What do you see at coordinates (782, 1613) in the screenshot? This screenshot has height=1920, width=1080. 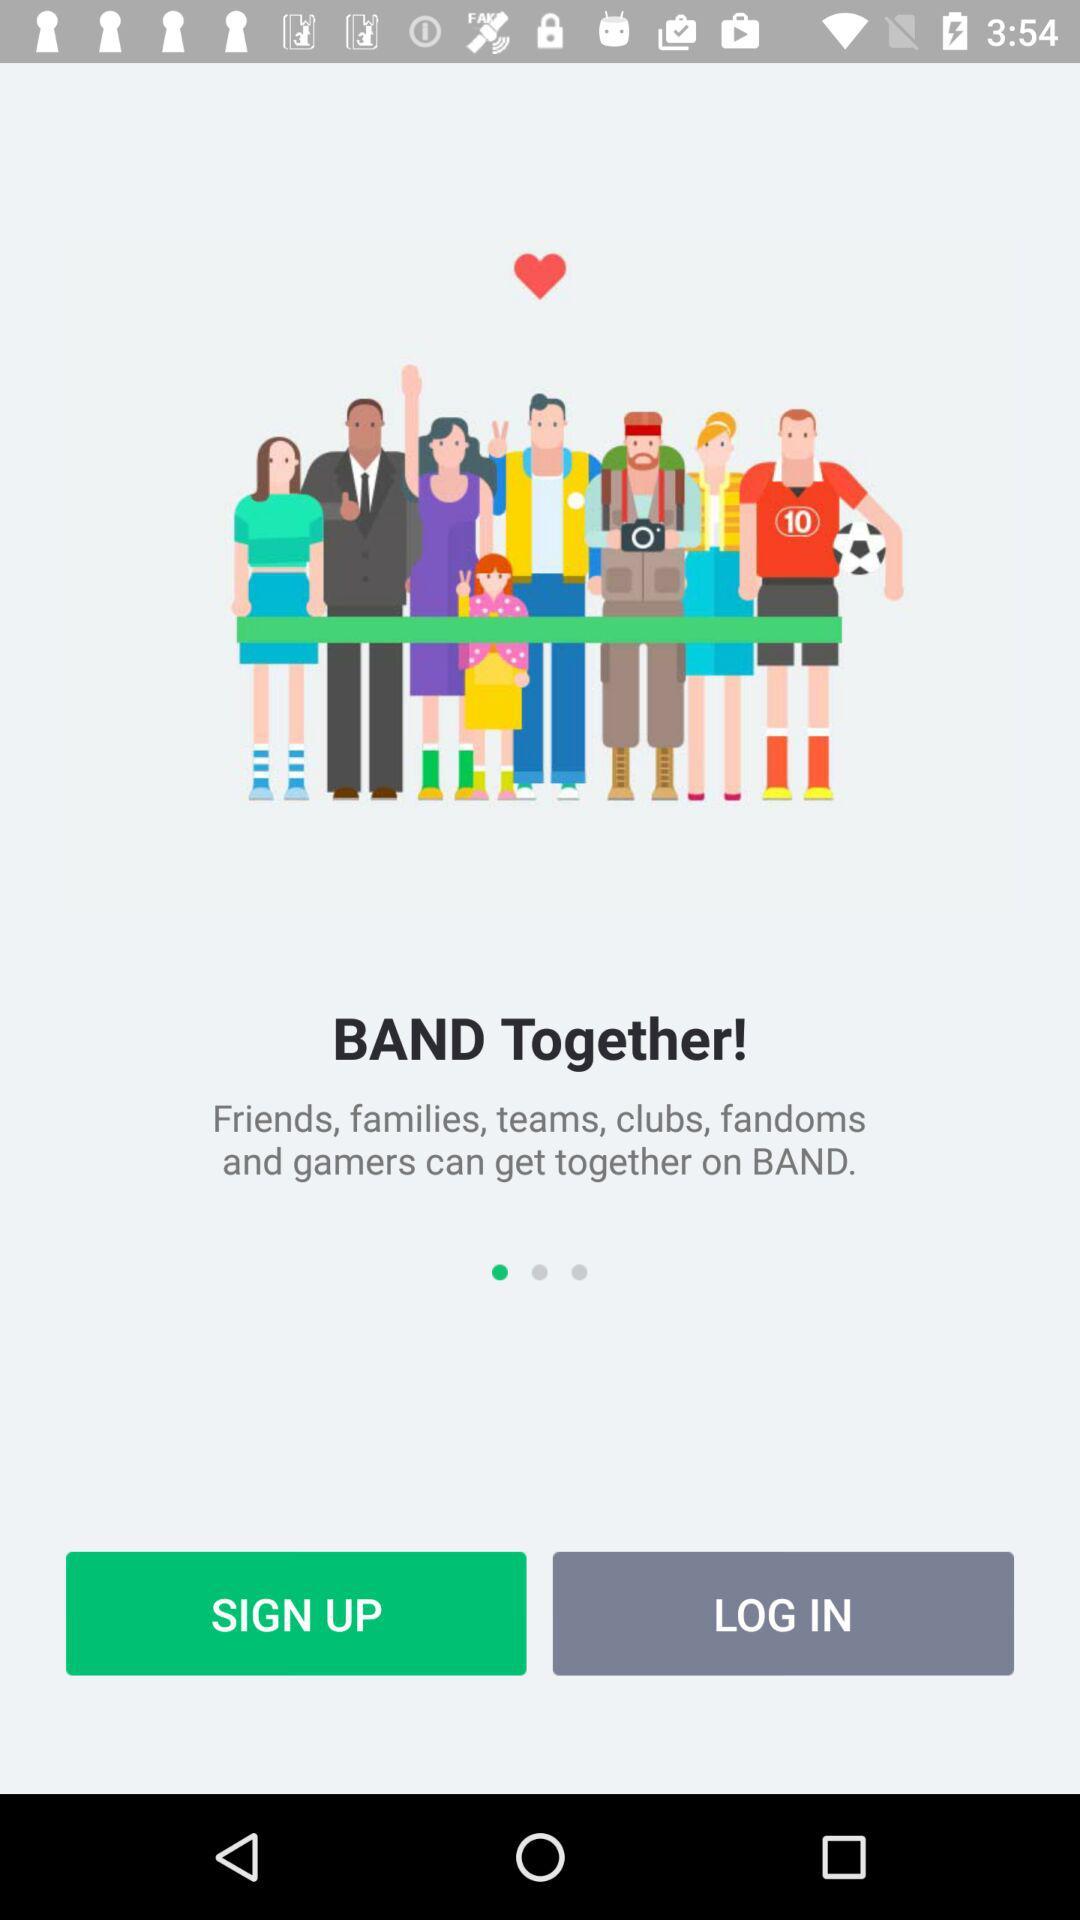 I see `item next to sign up icon` at bounding box center [782, 1613].